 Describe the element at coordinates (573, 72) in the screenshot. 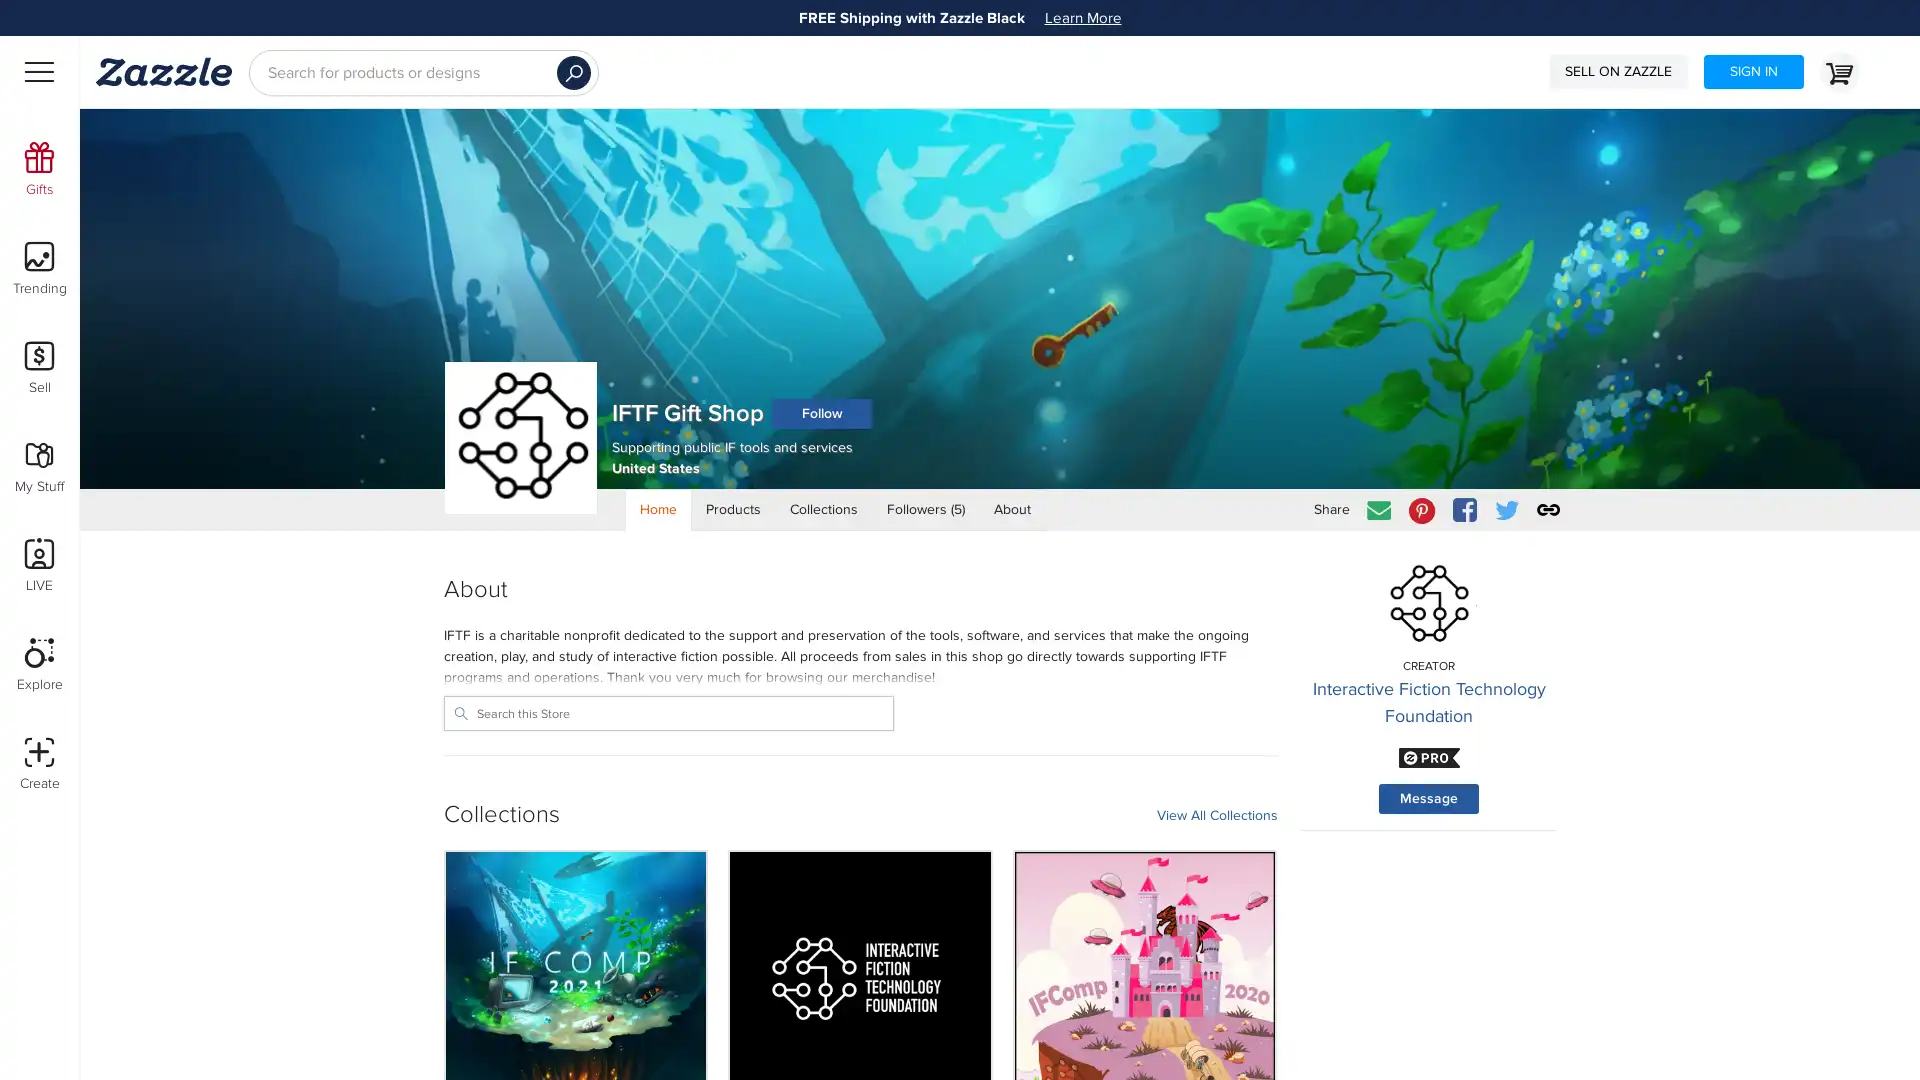

I see `A Search` at that location.